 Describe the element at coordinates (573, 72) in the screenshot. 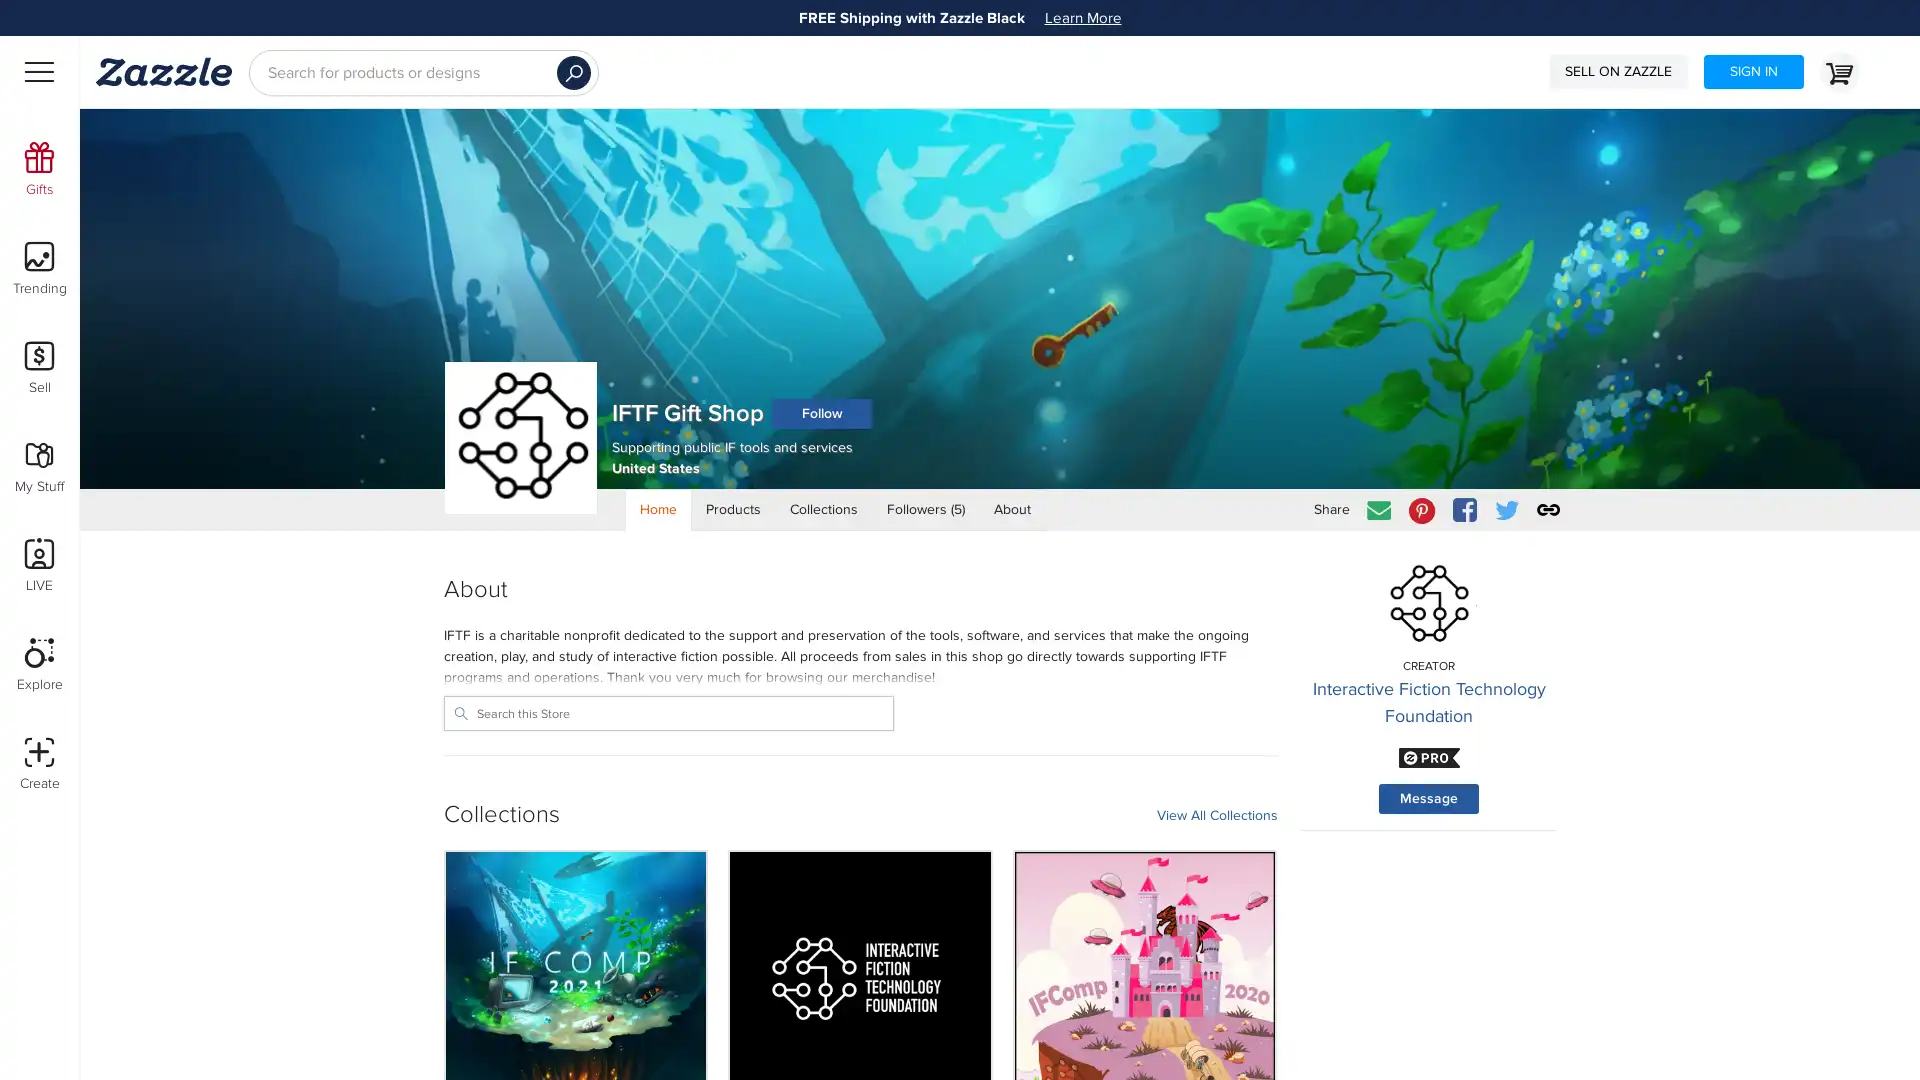

I see `A Search` at that location.